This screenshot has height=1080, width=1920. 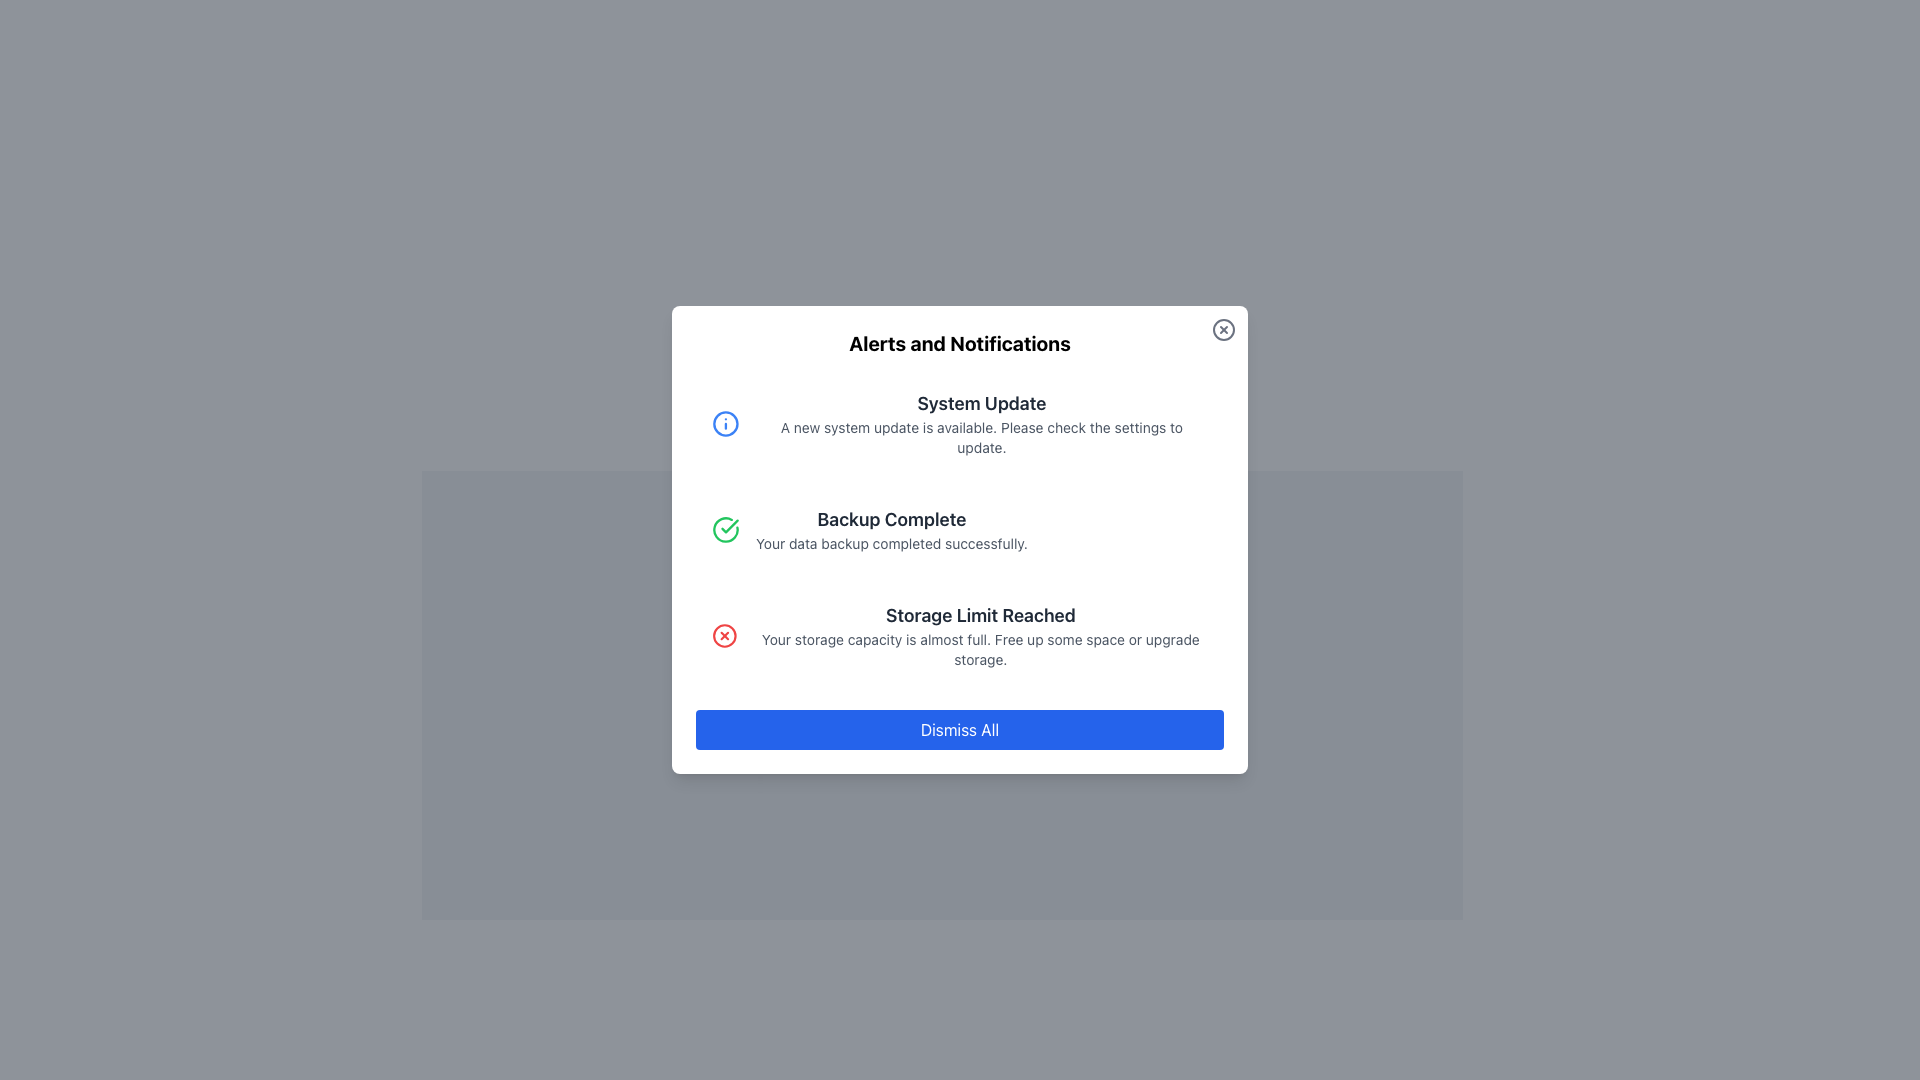 What do you see at coordinates (980, 615) in the screenshot?
I see `the text label displaying 'Storage Limit Reached', which is prominently positioned in the modal dialog box, above the 'Dismiss All' button` at bounding box center [980, 615].